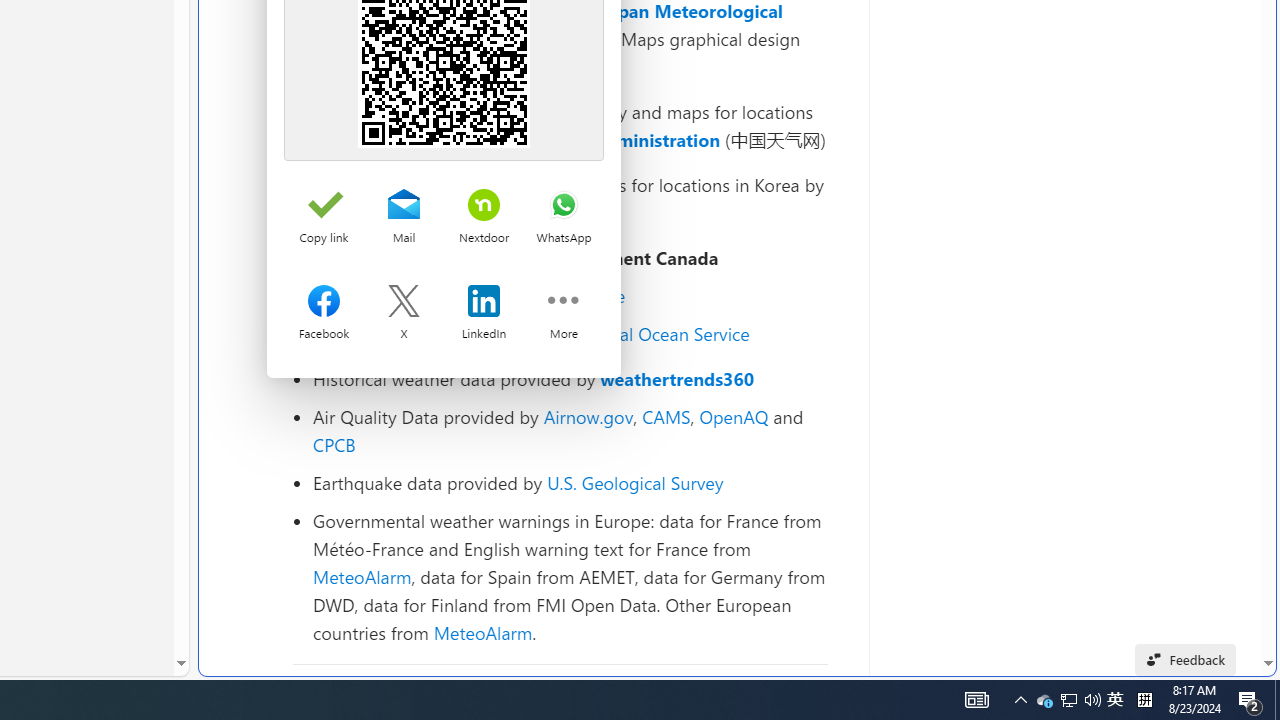 The width and height of the screenshot is (1280, 720). What do you see at coordinates (733, 415) in the screenshot?
I see `'OpenAQ'` at bounding box center [733, 415].